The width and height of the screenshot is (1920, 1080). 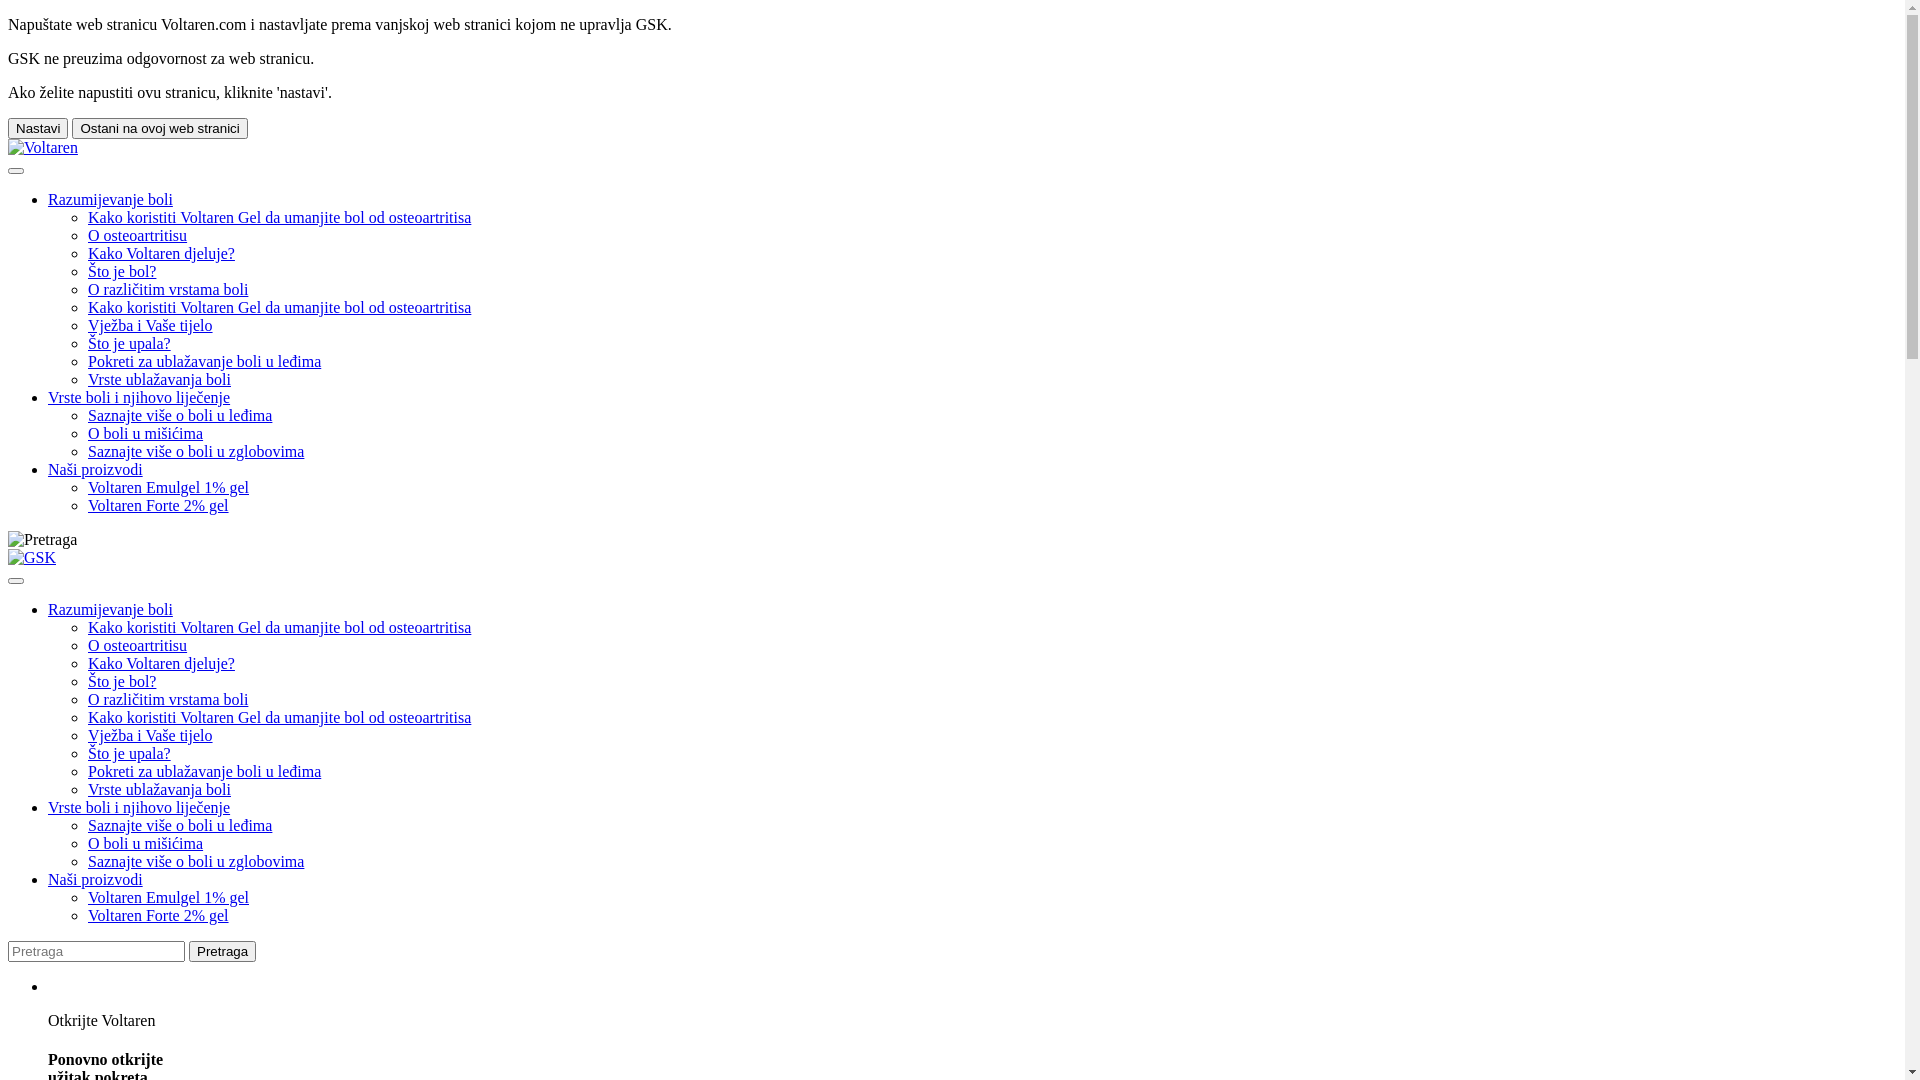 What do you see at coordinates (158, 128) in the screenshot?
I see `'Ostani na ovoj web stranici'` at bounding box center [158, 128].